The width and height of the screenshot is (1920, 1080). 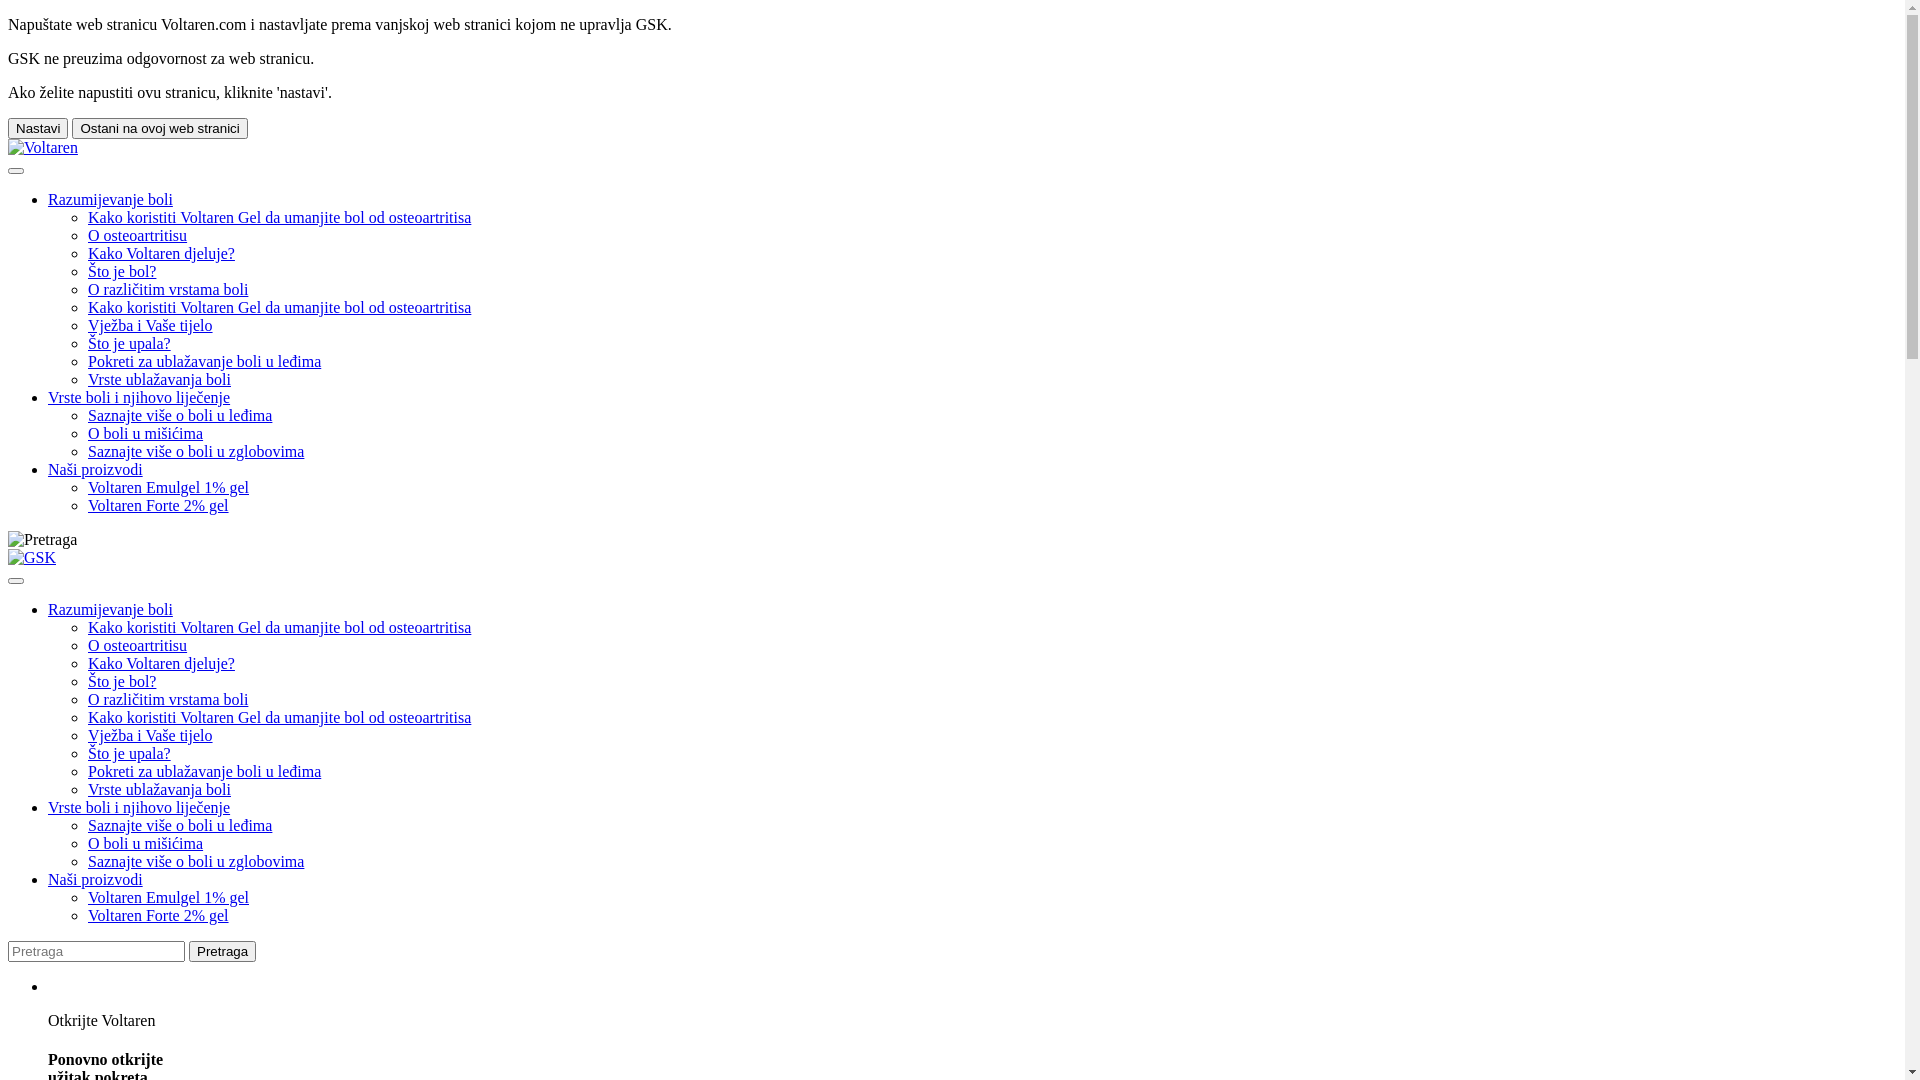 What do you see at coordinates (158, 128) in the screenshot?
I see `'Ostani na ovoj web stranici'` at bounding box center [158, 128].